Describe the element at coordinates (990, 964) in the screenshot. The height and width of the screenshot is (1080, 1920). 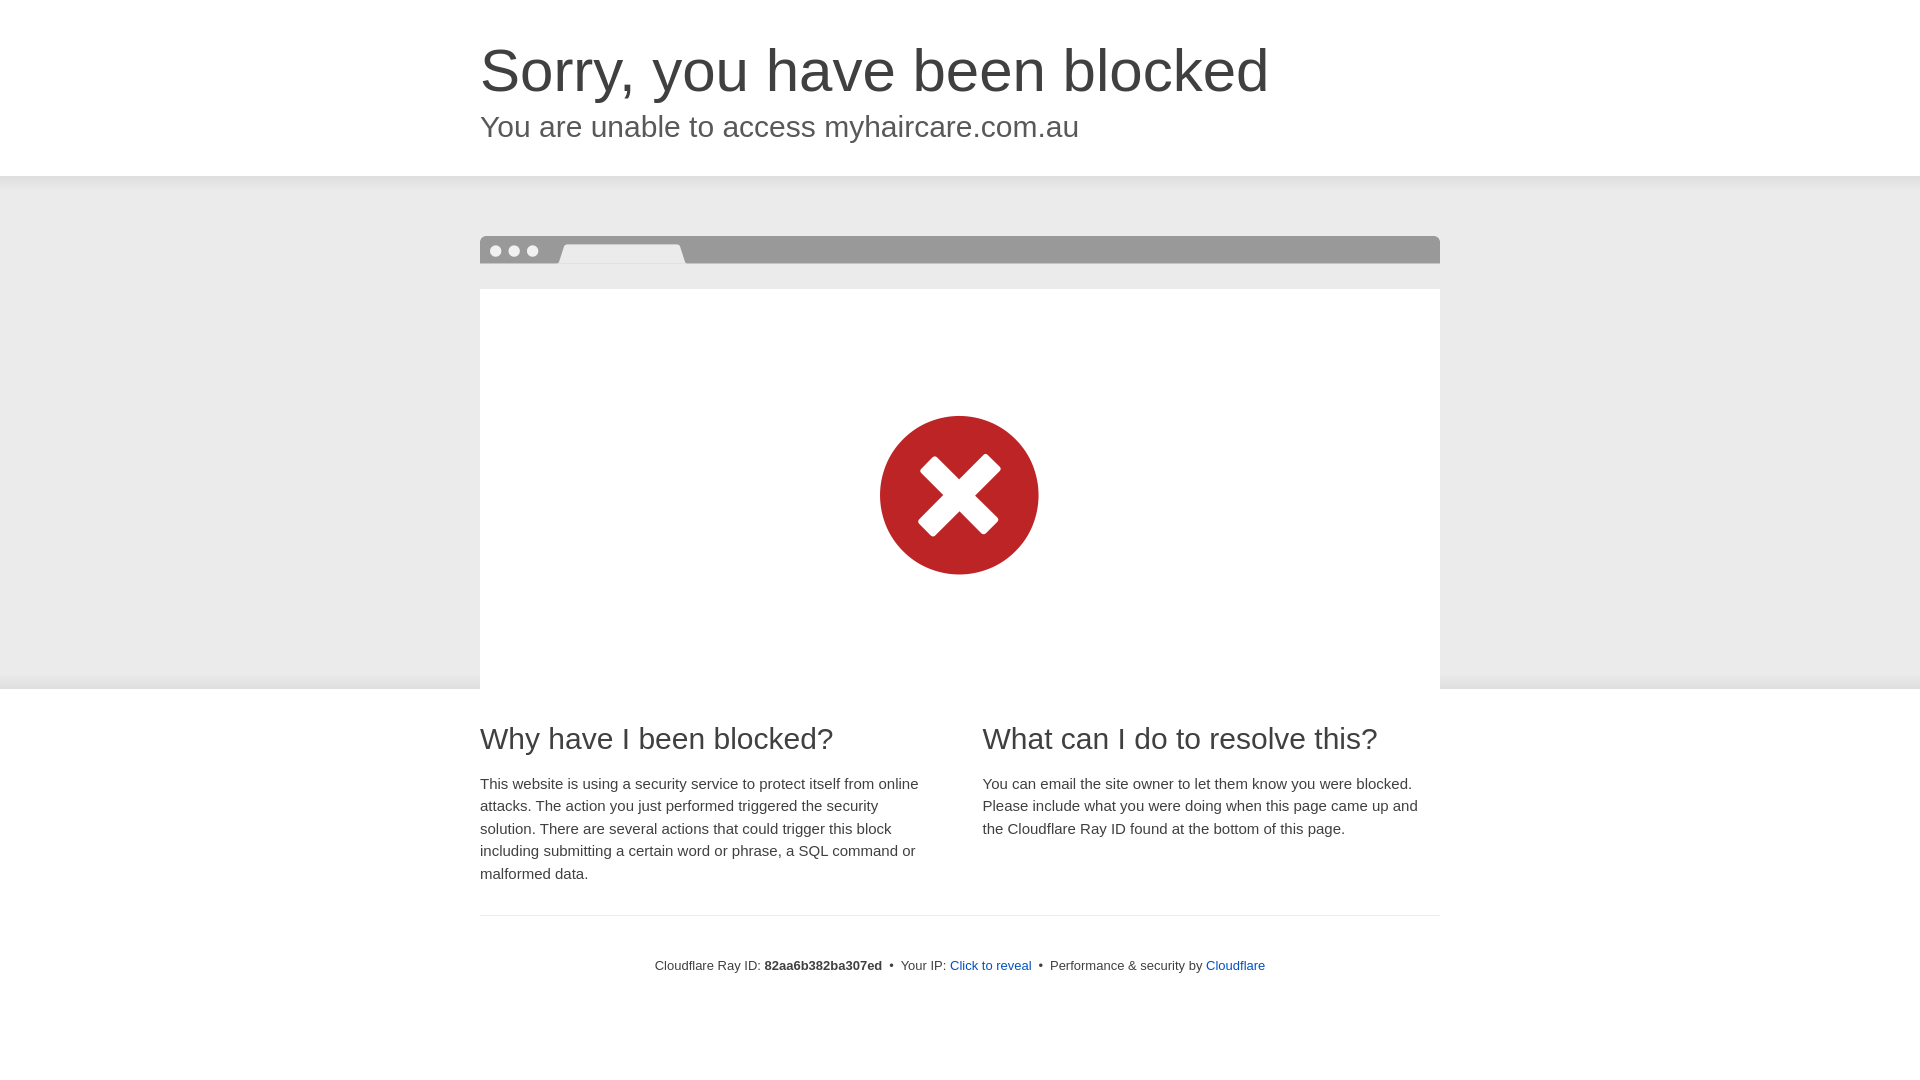
I see `'Click to reveal'` at that location.